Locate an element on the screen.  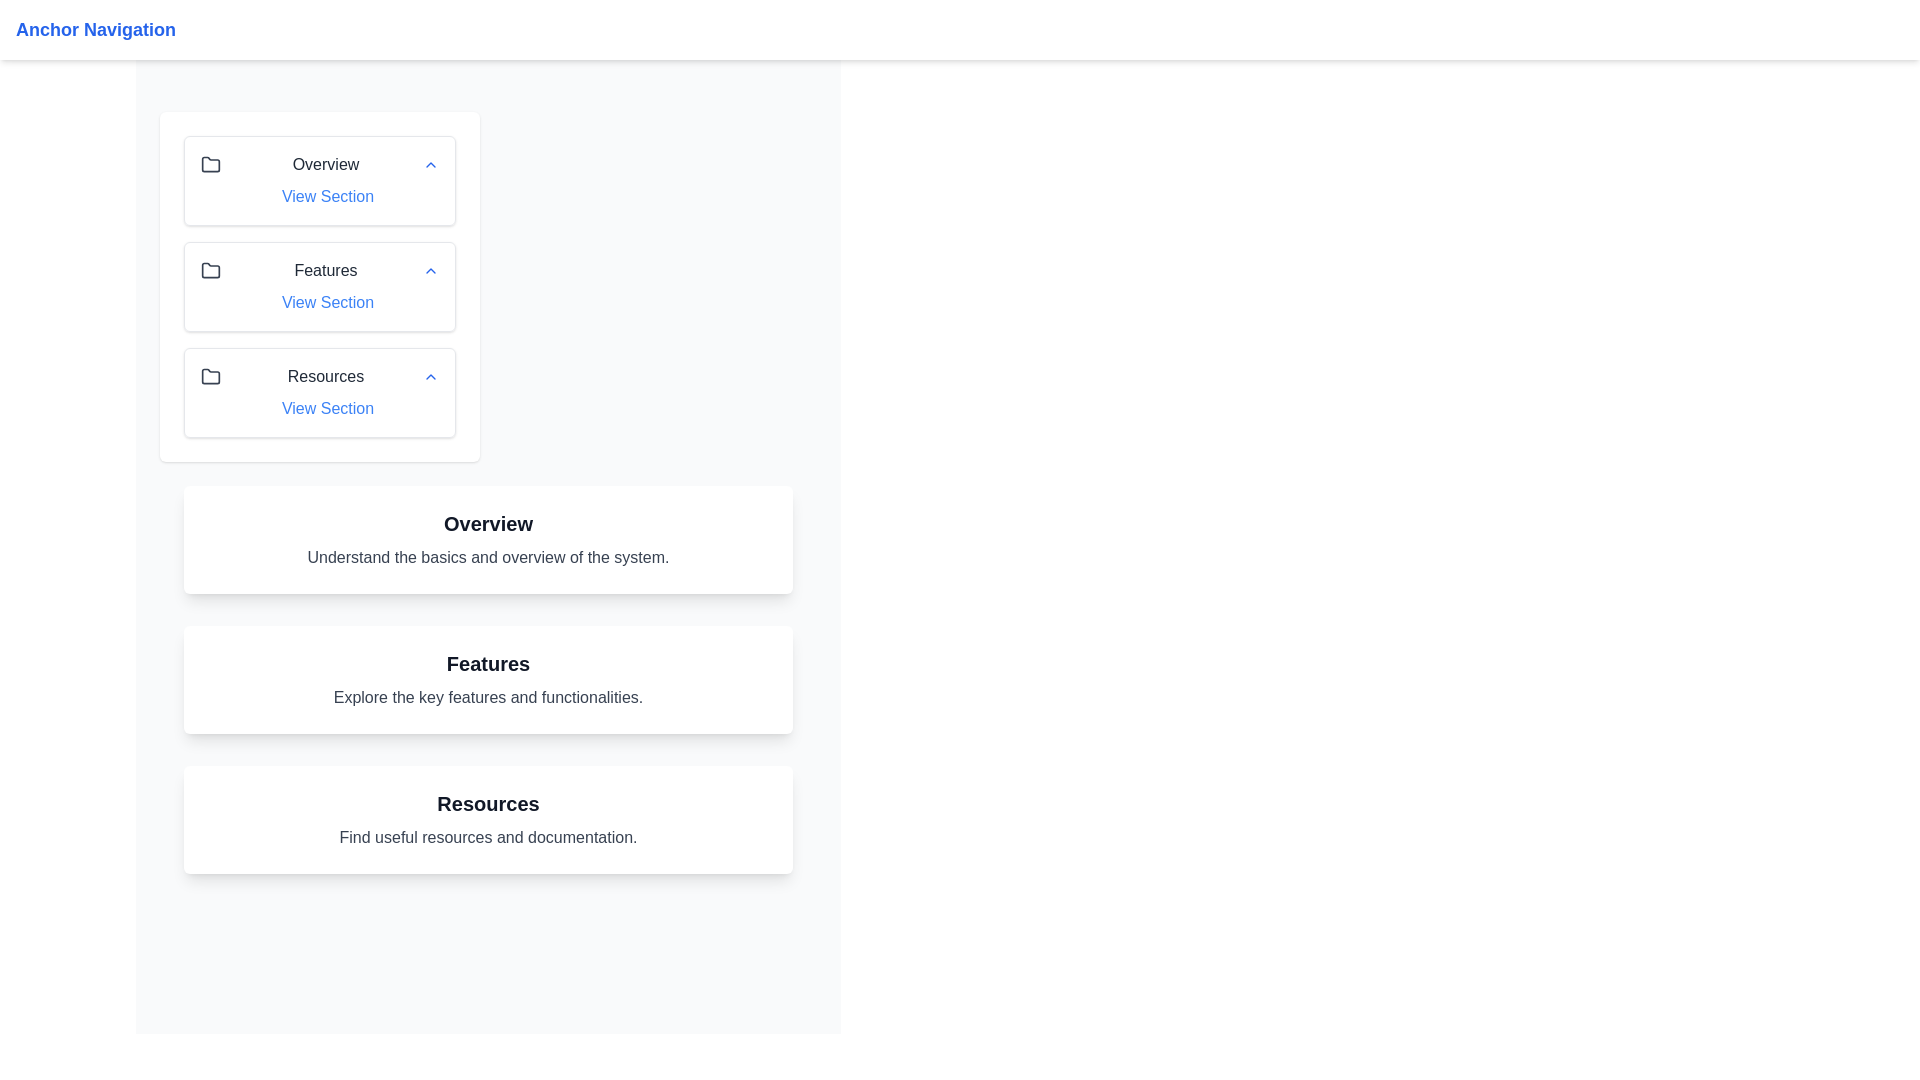
the folder icon within the stacked card navigation component located below the 'Anchor Navigation' header is located at coordinates (320, 286).